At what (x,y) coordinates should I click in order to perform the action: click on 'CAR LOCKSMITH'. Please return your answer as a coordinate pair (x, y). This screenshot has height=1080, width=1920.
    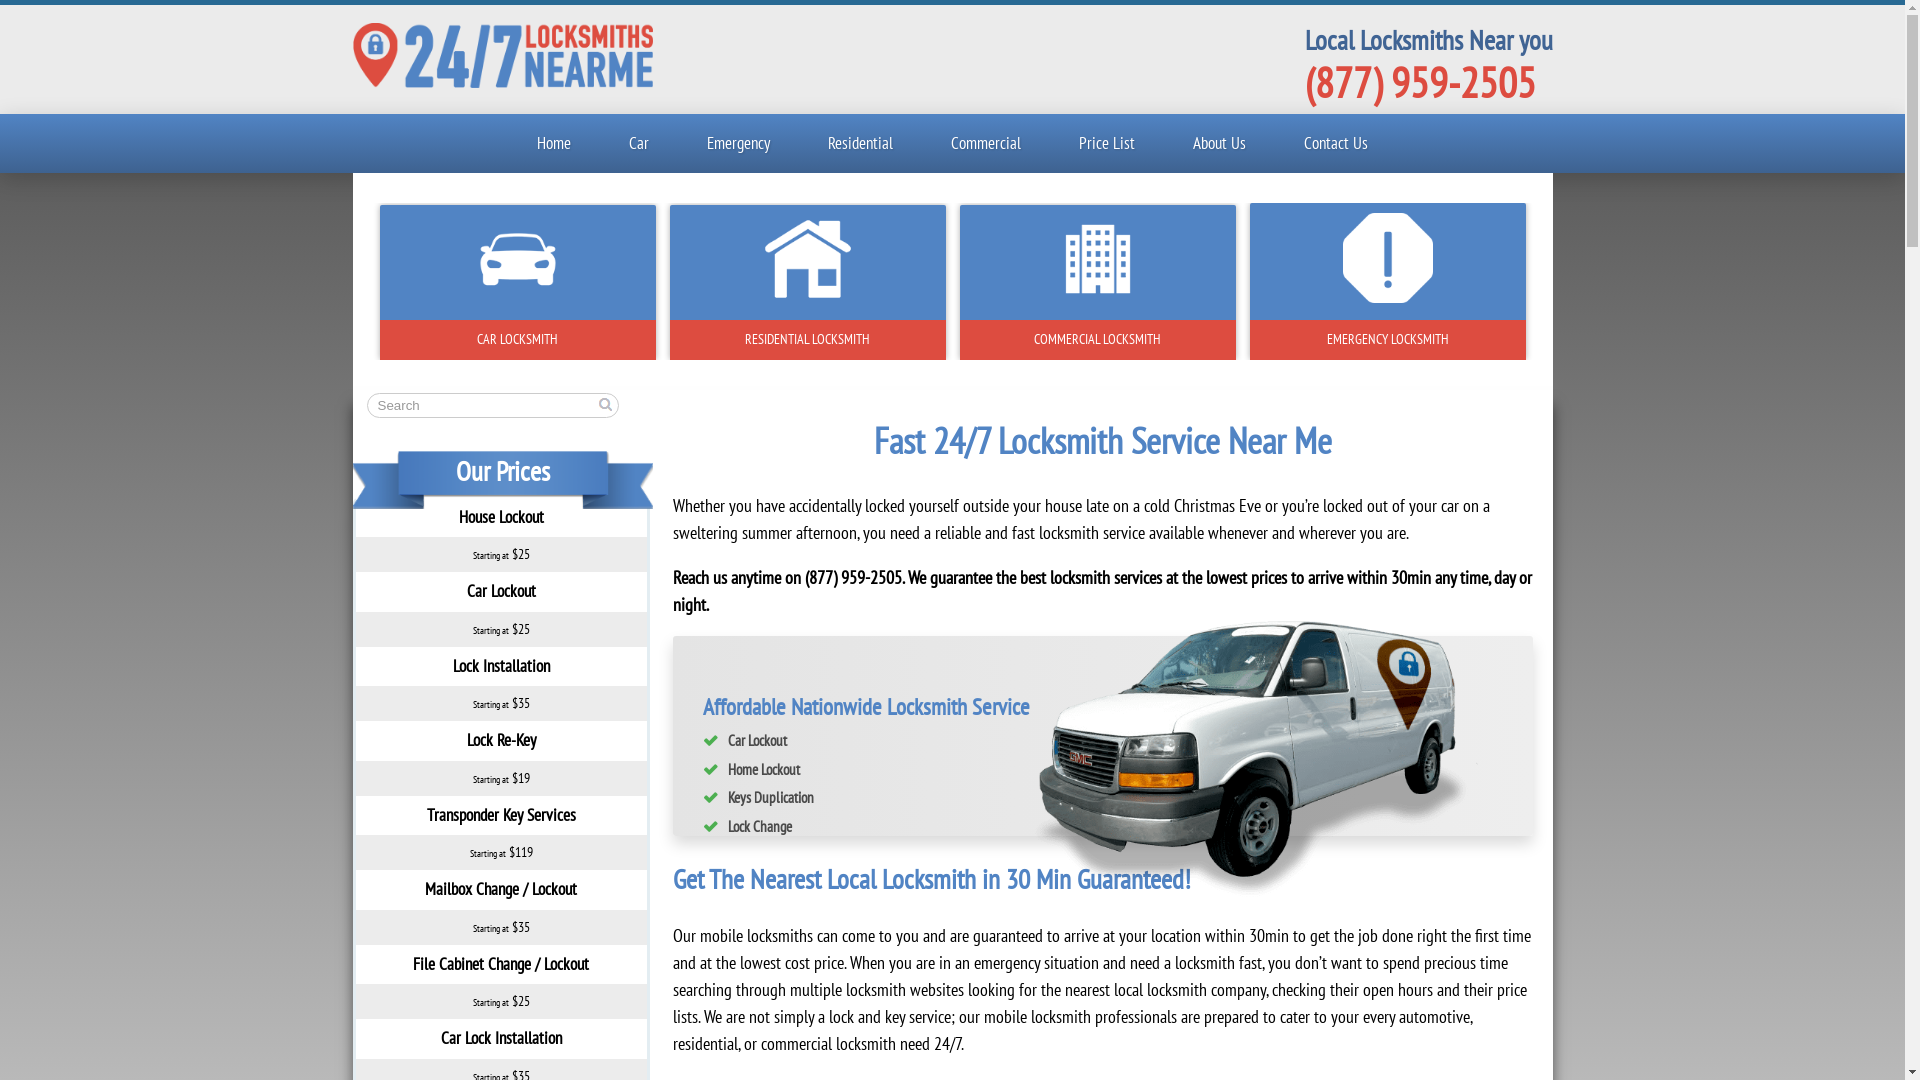
    Looking at the image, I should click on (518, 338).